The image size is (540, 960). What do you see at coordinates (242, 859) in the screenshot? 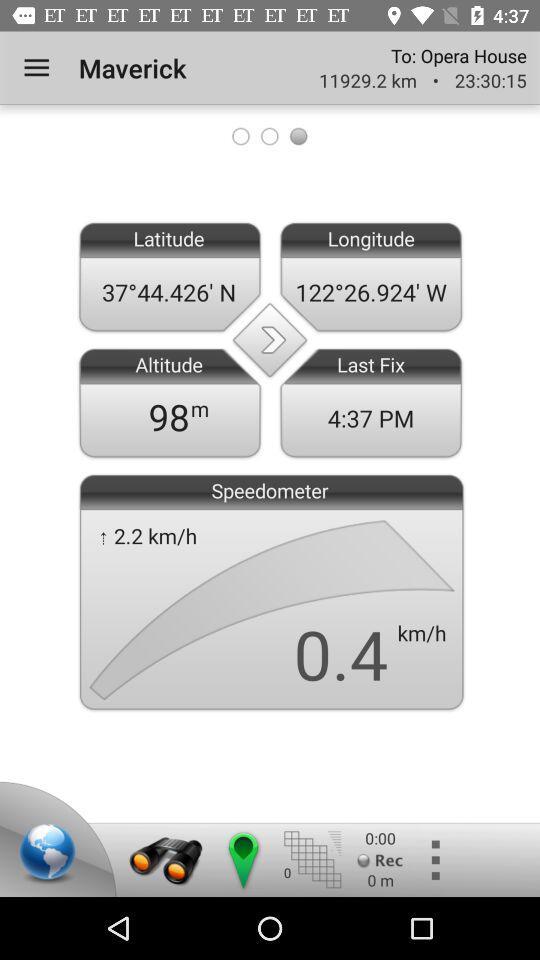
I see `know the location` at bounding box center [242, 859].